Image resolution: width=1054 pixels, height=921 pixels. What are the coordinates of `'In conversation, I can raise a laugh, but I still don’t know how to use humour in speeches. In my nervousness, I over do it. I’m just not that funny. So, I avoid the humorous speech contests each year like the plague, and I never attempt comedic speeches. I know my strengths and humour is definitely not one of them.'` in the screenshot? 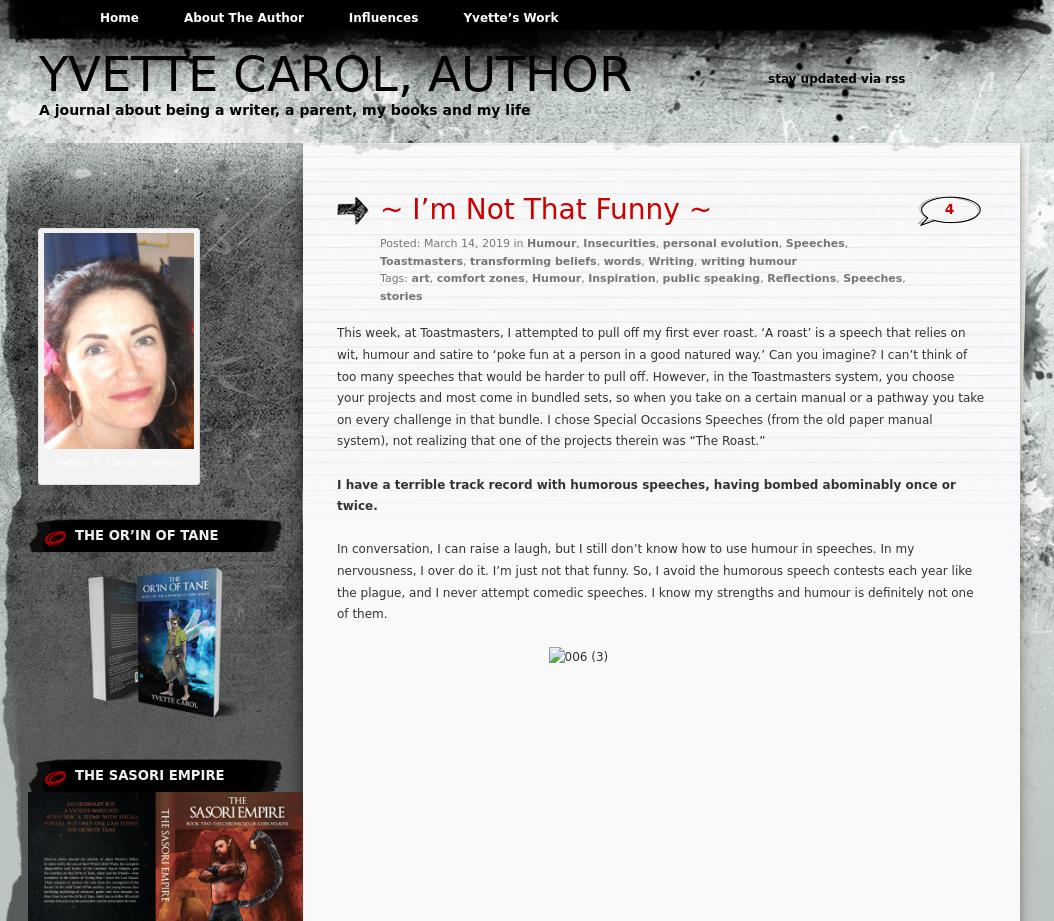 It's located at (654, 580).